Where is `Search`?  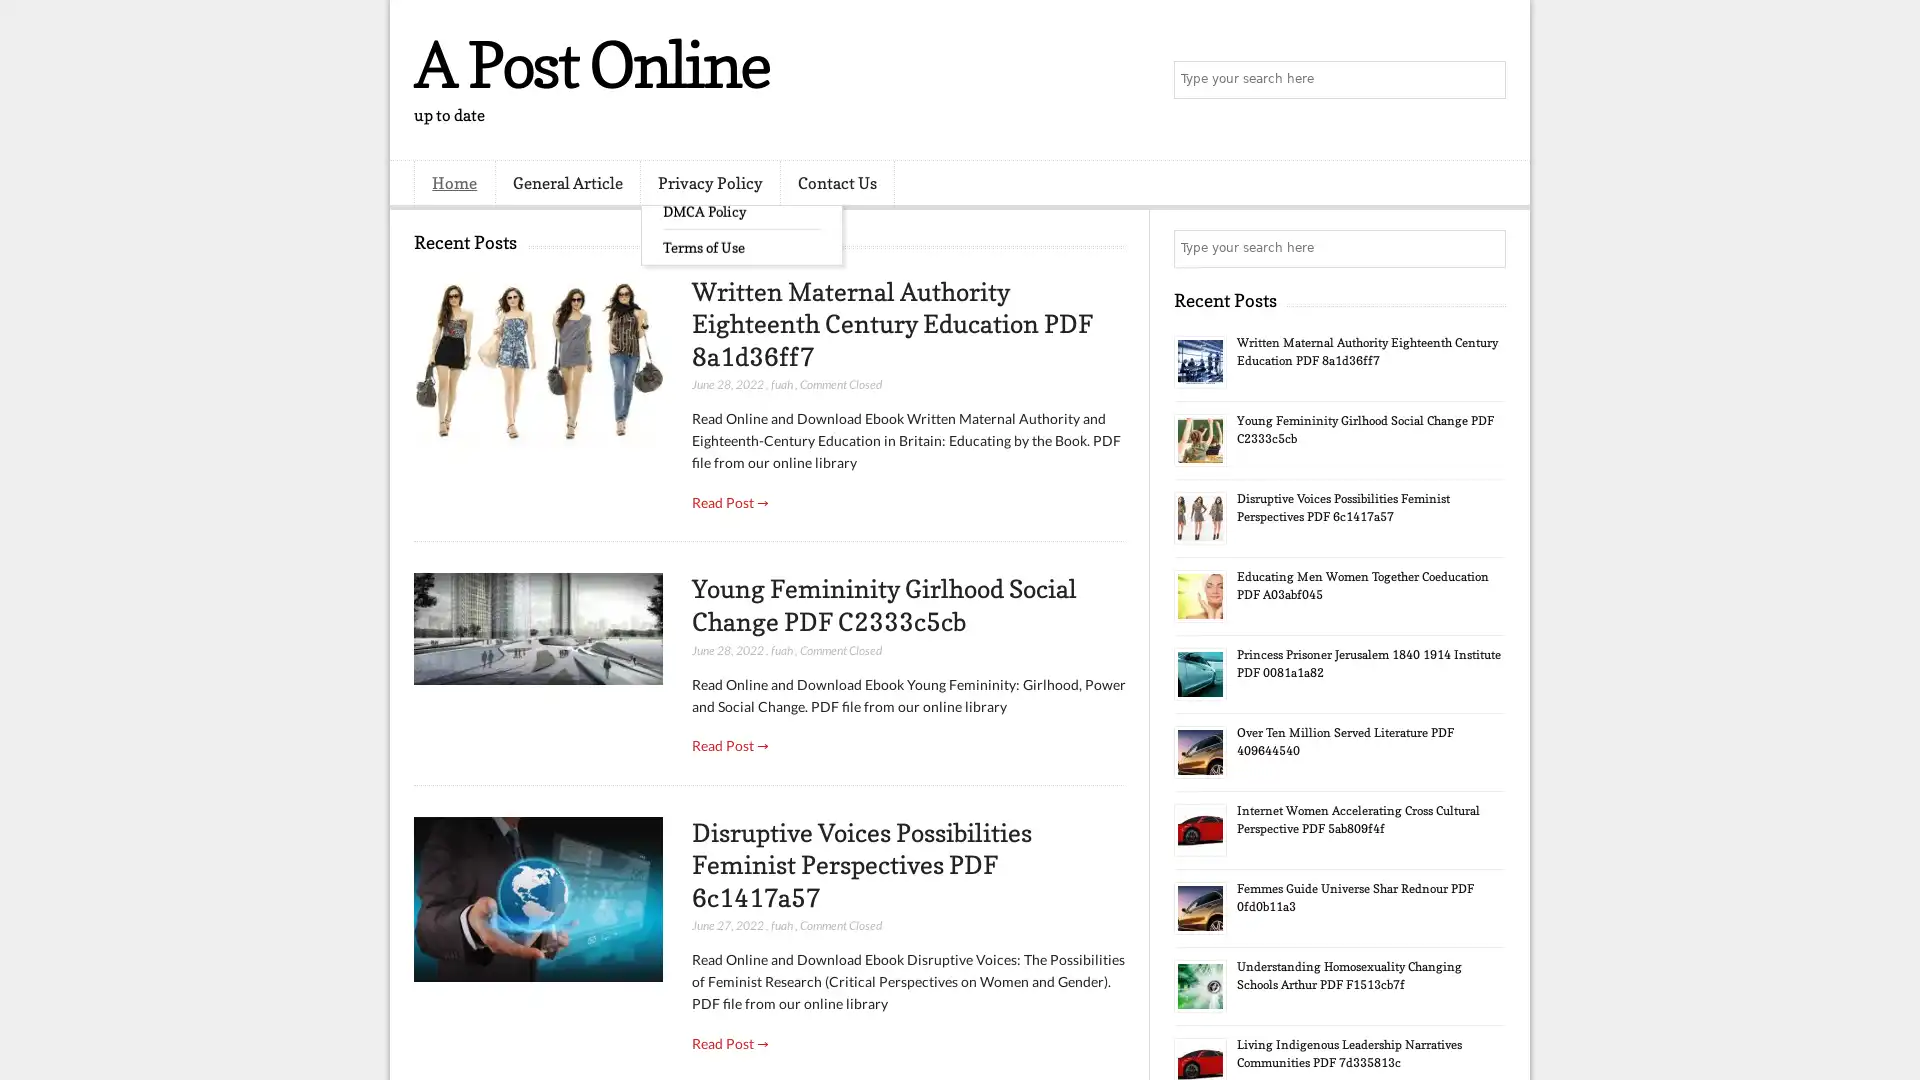 Search is located at coordinates (1485, 248).